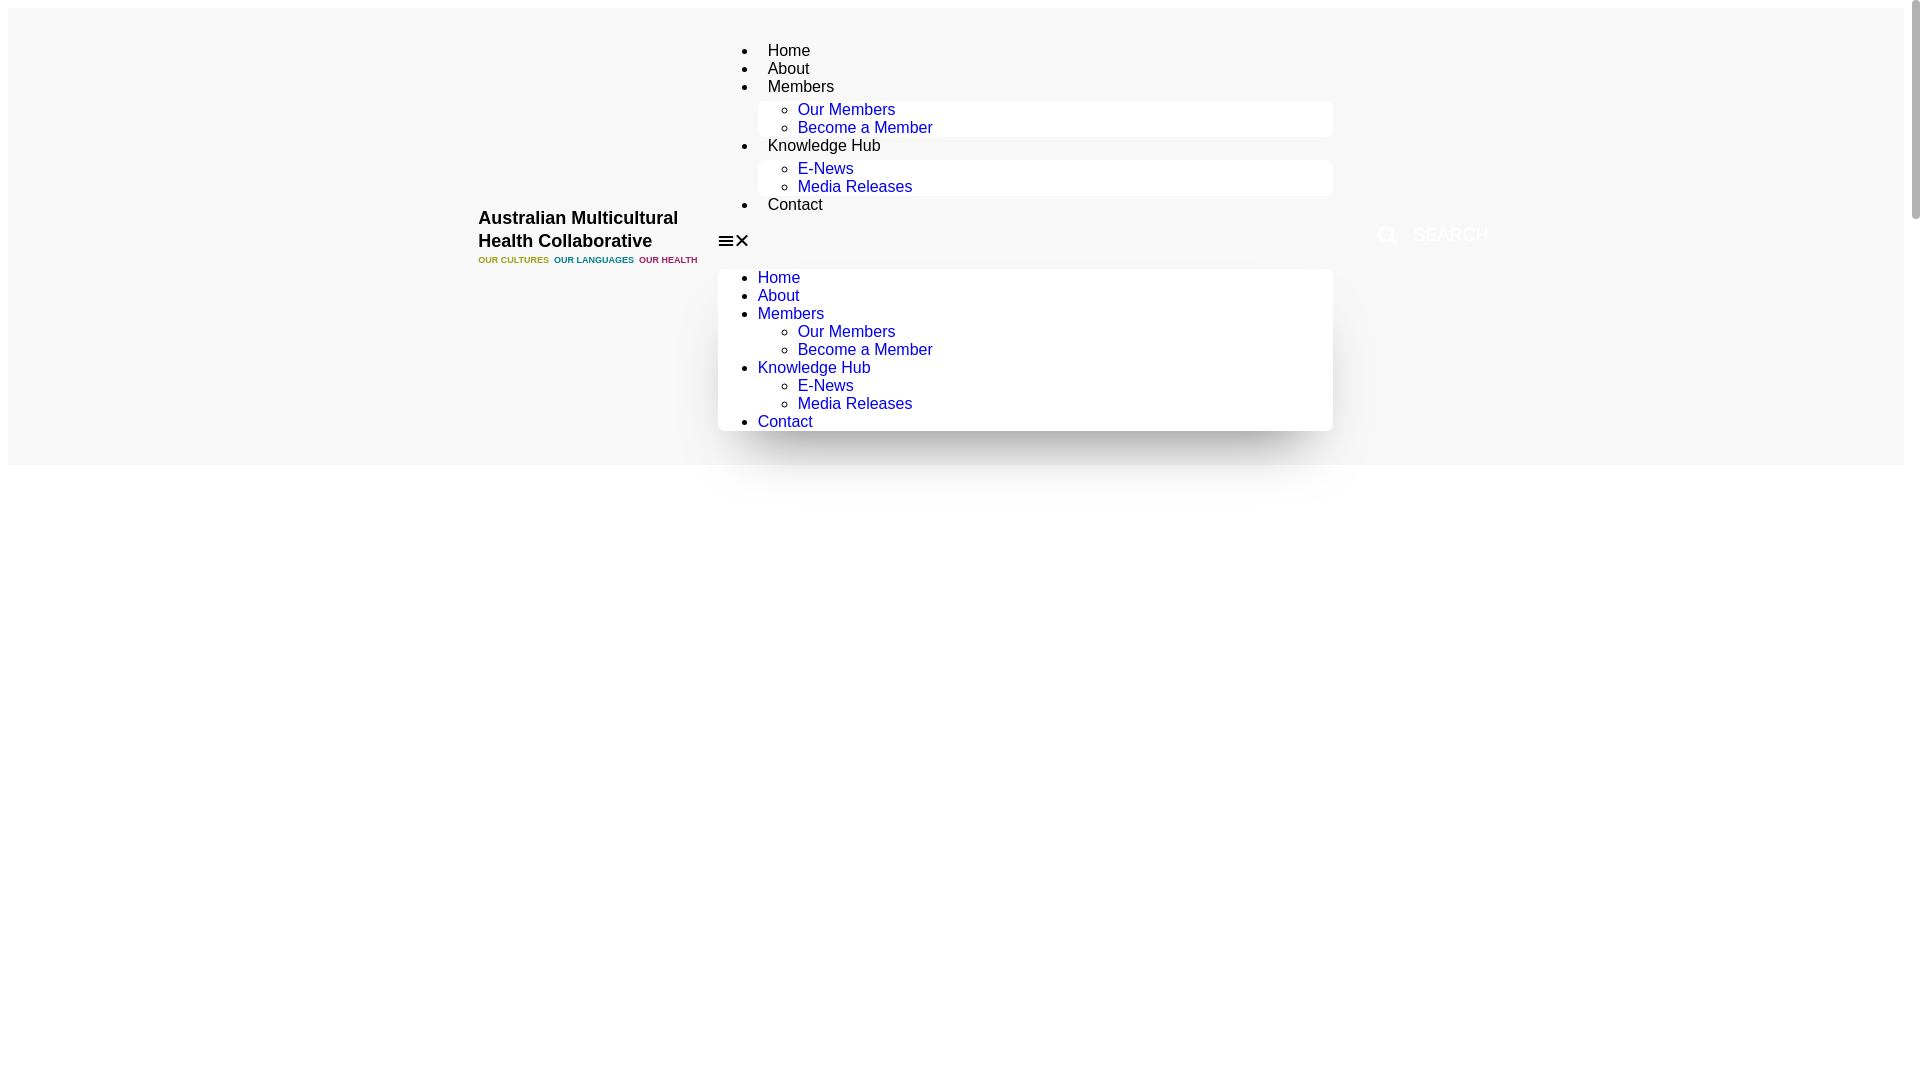 This screenshot has width=1920, height=1080. I want to click on 'Media Releases', so click(855, 403).